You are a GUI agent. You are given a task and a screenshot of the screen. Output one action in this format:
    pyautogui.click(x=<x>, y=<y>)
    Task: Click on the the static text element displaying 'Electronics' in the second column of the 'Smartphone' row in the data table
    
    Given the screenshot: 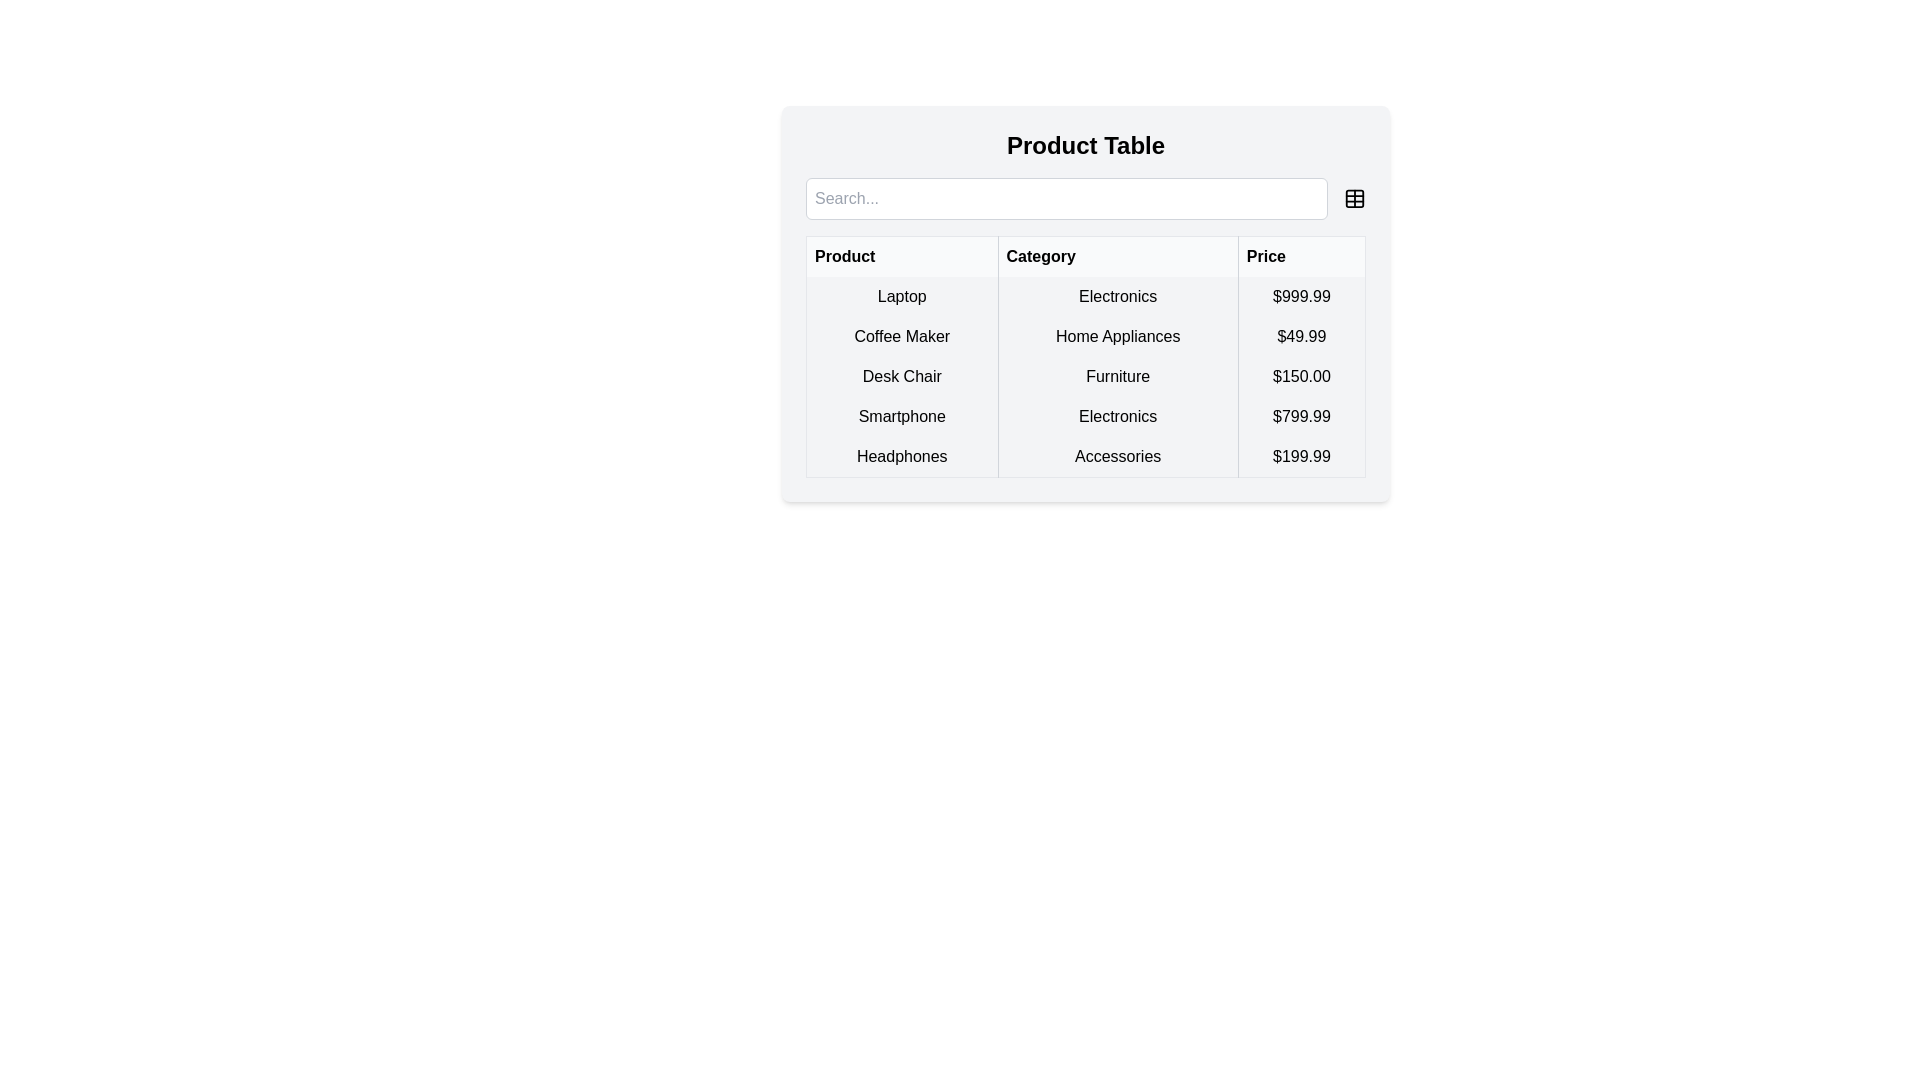 What is the action you would take?
    pyautogui.click(x=1117, y=415)
    